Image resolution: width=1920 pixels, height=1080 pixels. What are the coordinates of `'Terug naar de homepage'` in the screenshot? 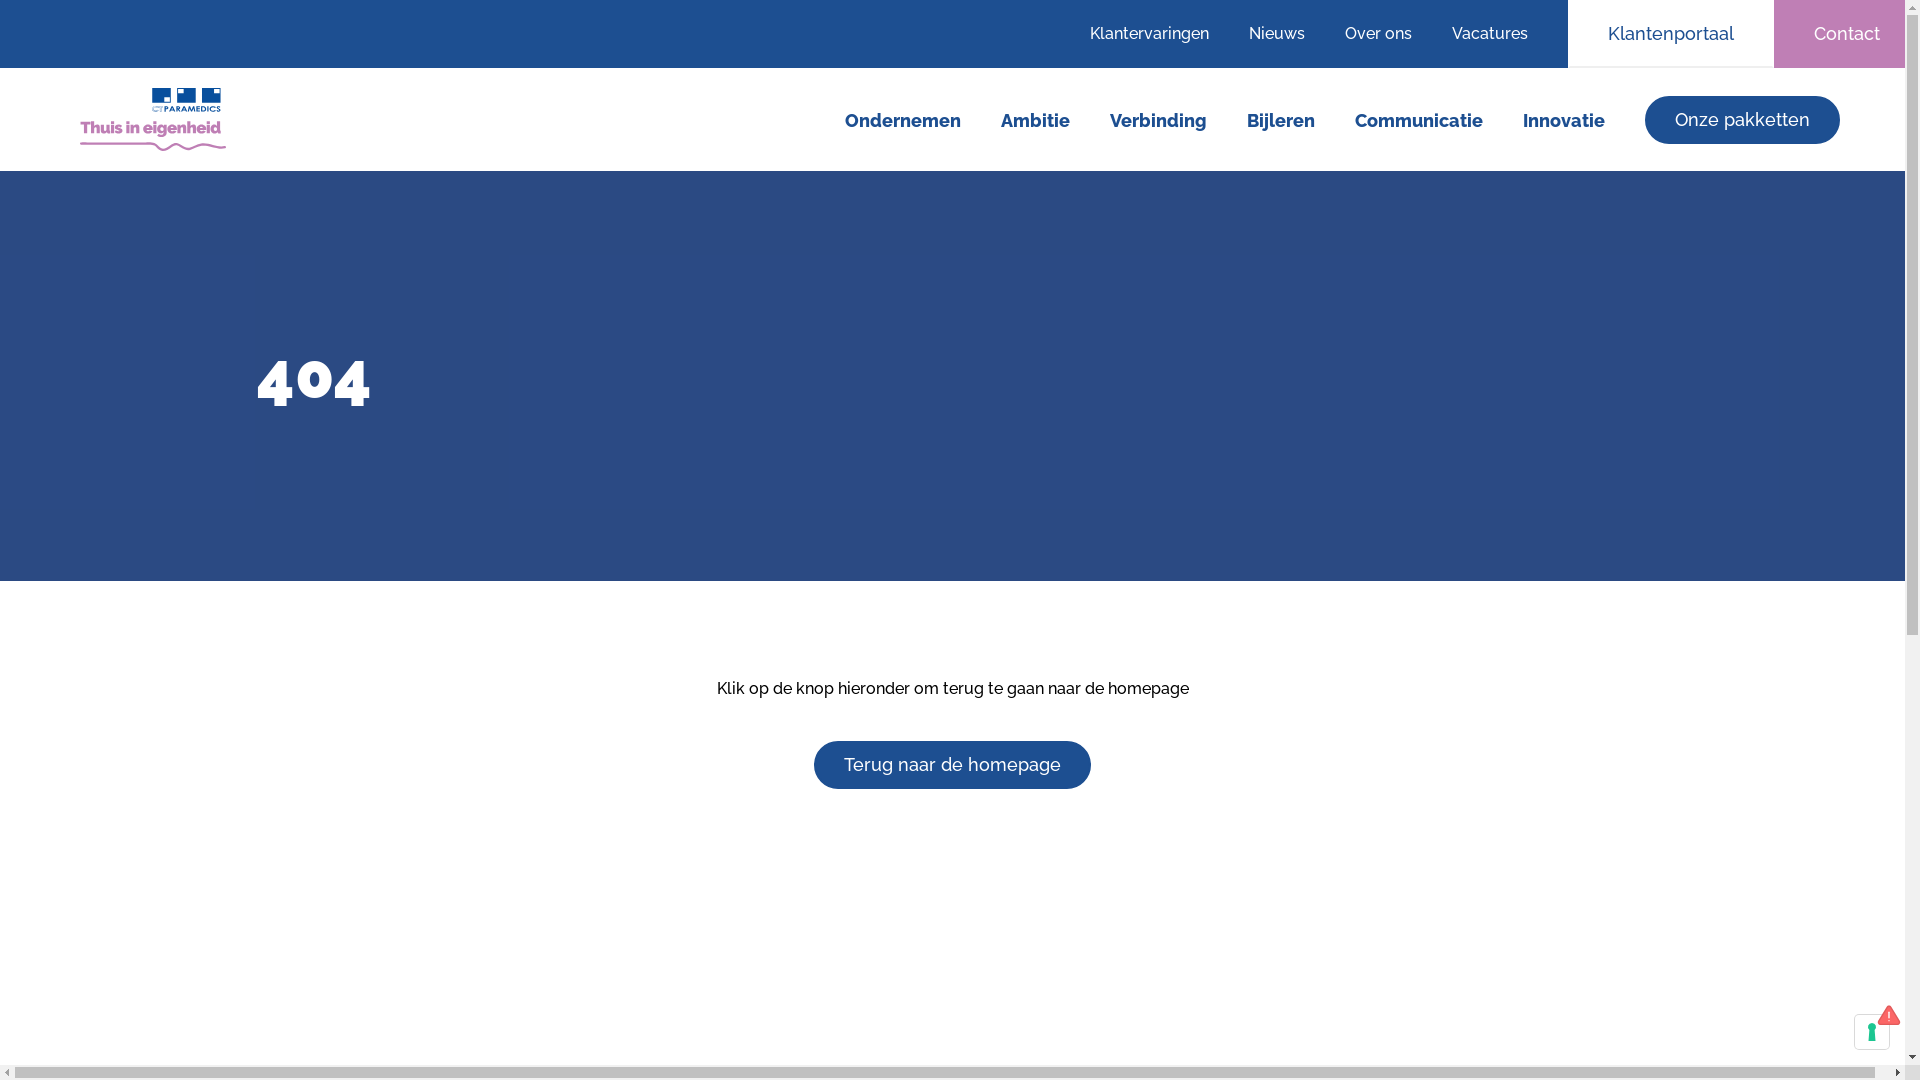 It's located at (951, 764).